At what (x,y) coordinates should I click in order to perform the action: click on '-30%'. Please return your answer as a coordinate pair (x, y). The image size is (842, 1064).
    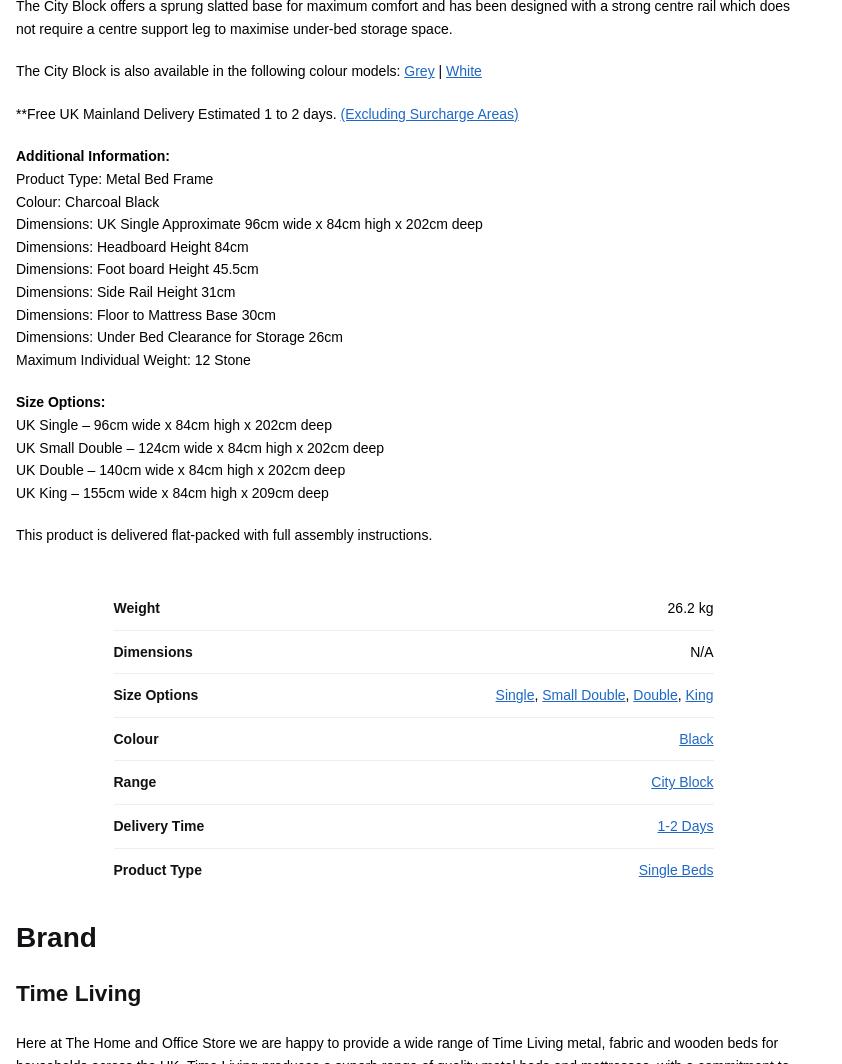
    Looking at the image, I should click on (693, 821).